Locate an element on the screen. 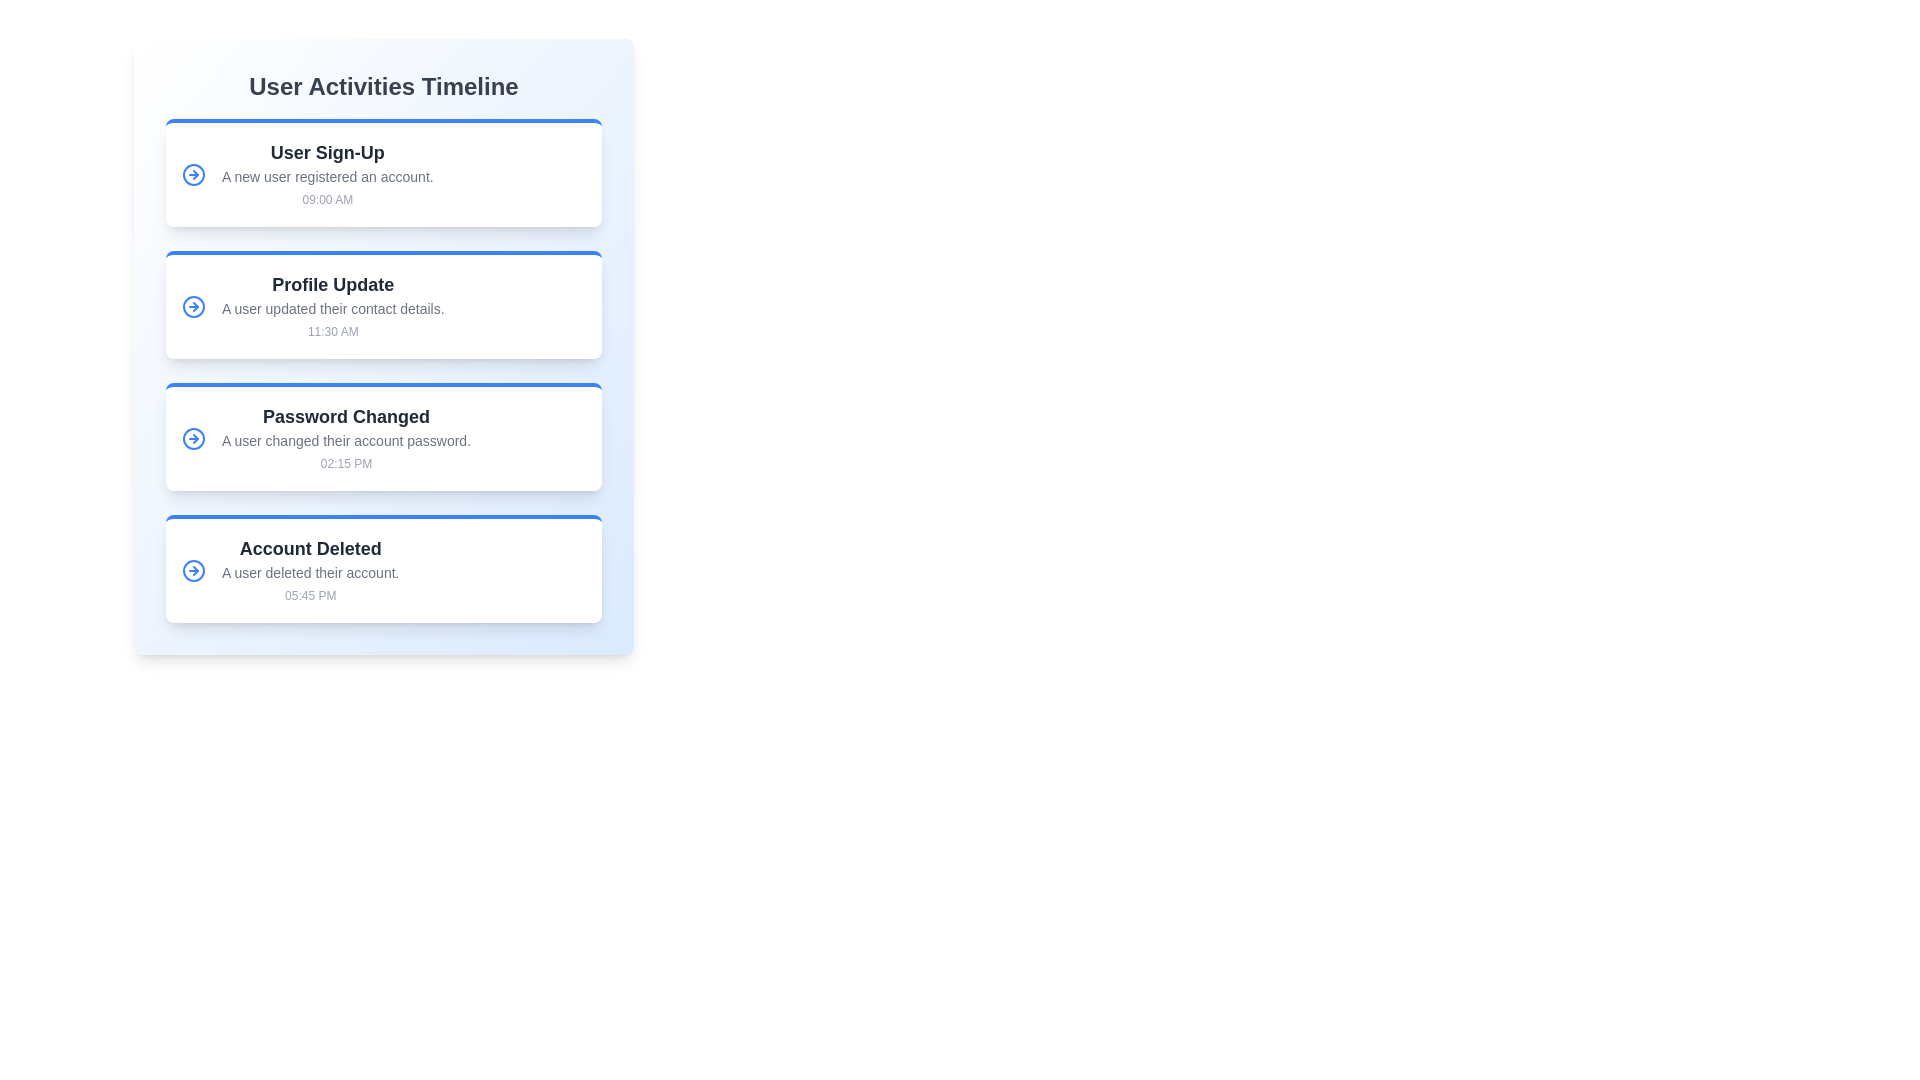 The height and width of the screenshot is (1080, 1920). the title element labeled 'Password Changed' in the third block of the vertical timeline is located at coordinates (346, 415).